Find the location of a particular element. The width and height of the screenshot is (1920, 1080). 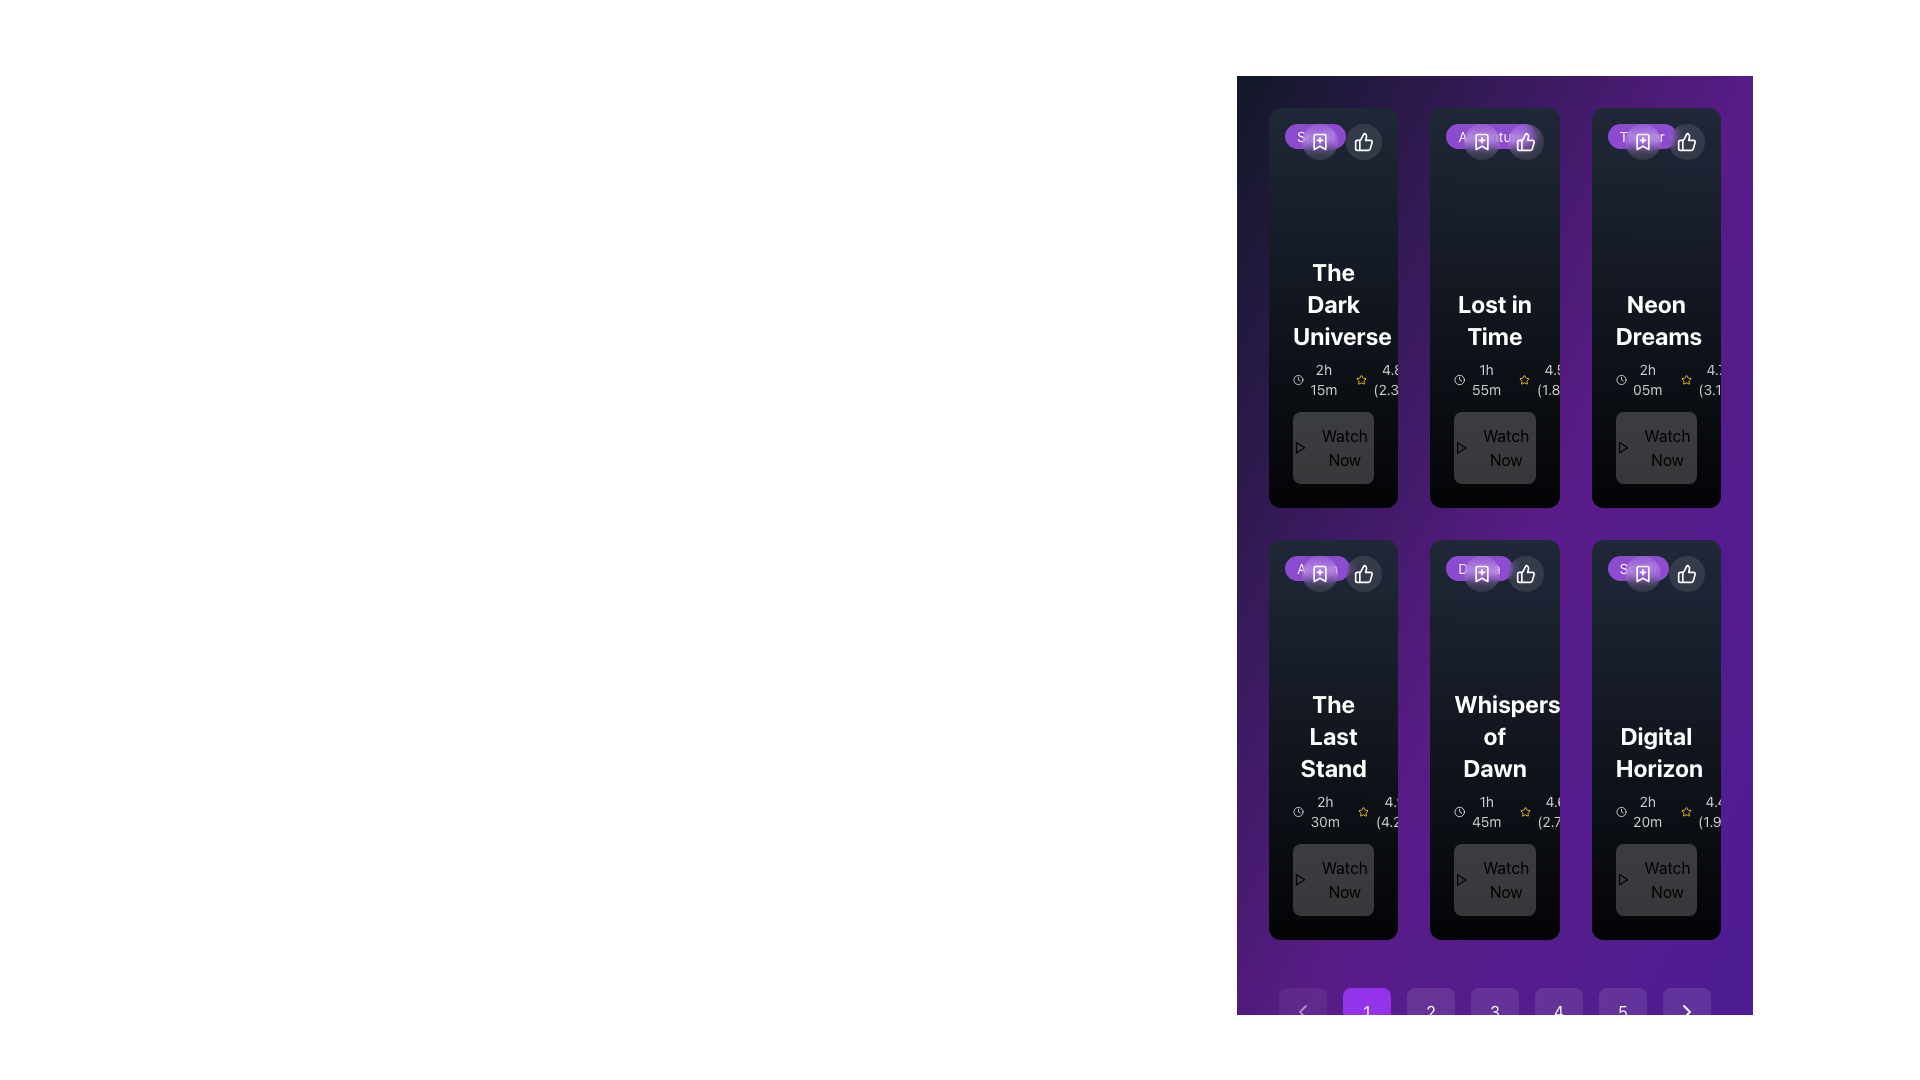

the star rating icon located in the upper section of the card, positioned to the left of the numeric rating text indicating a score of 4.8 is located at coordinates (1360, 380).